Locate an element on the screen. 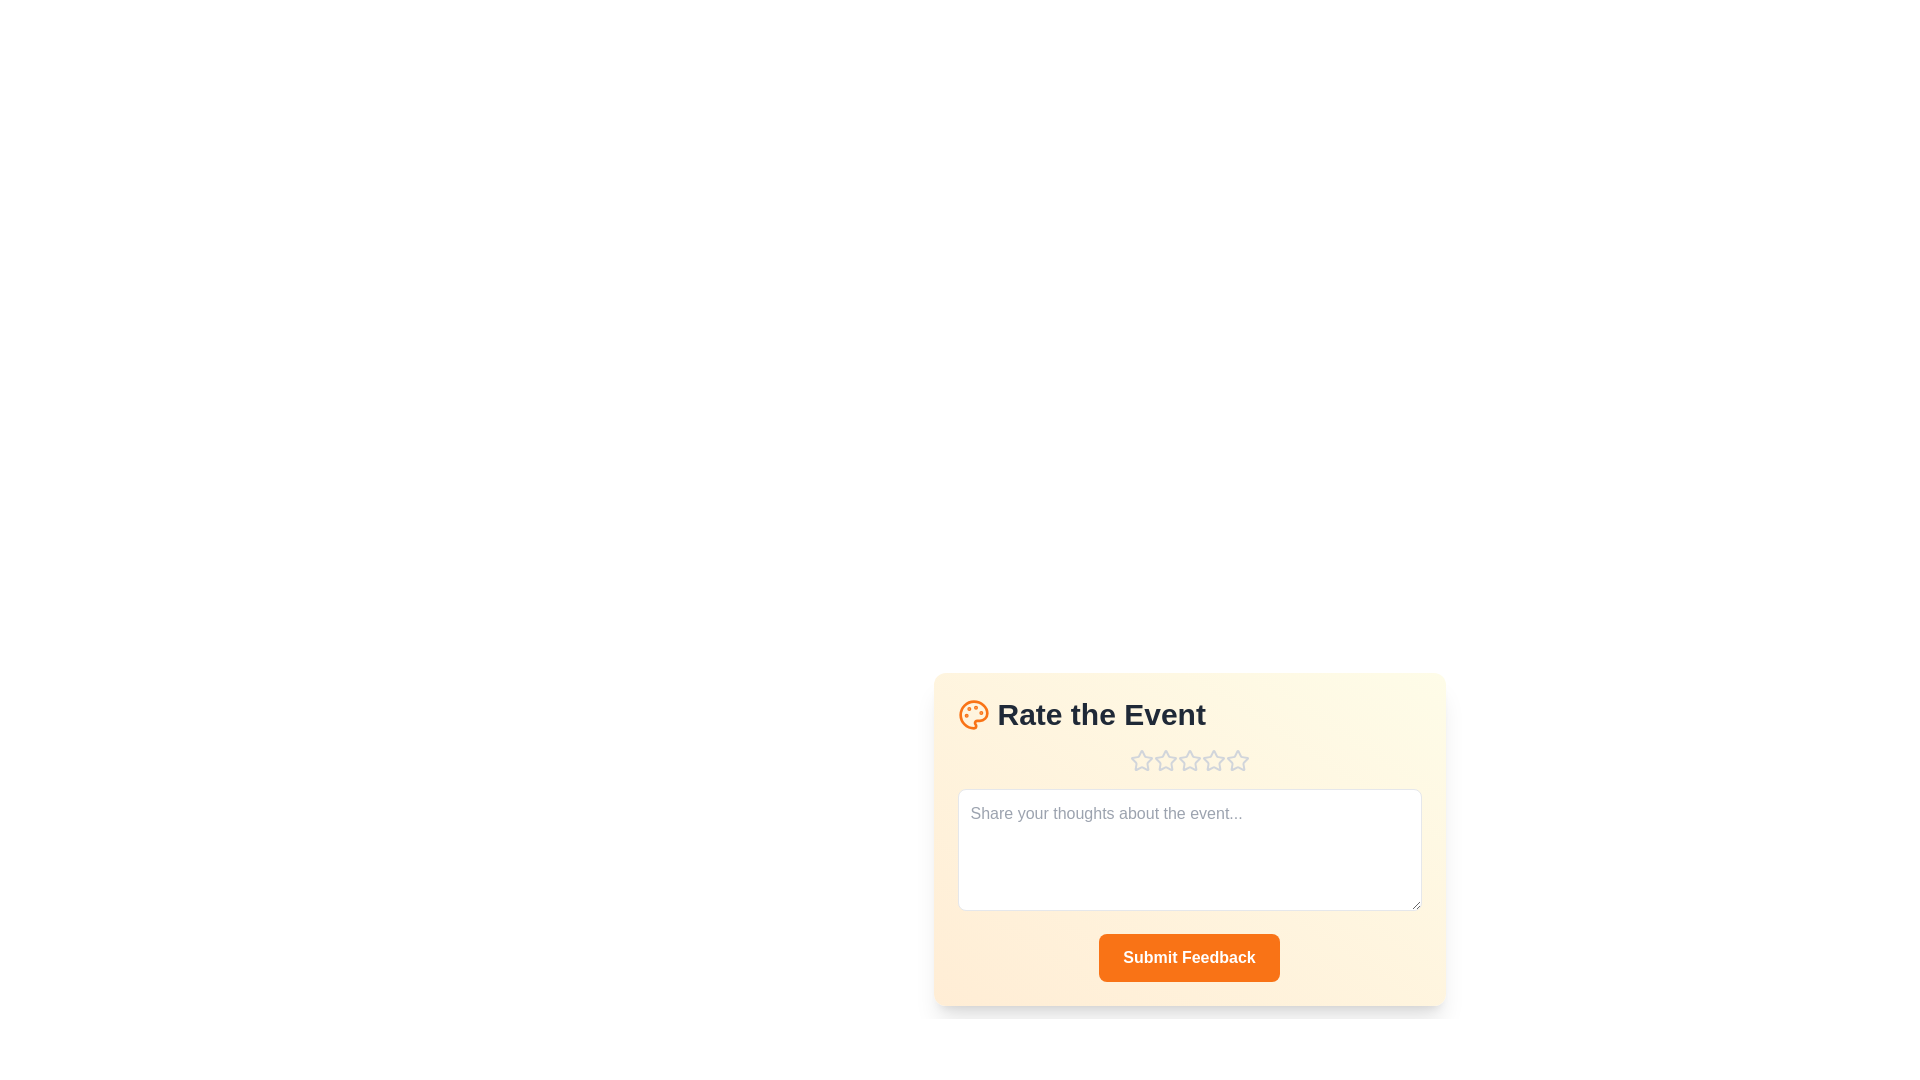  the 'Submit Feedback' button is located at coordinates (1189, 956).